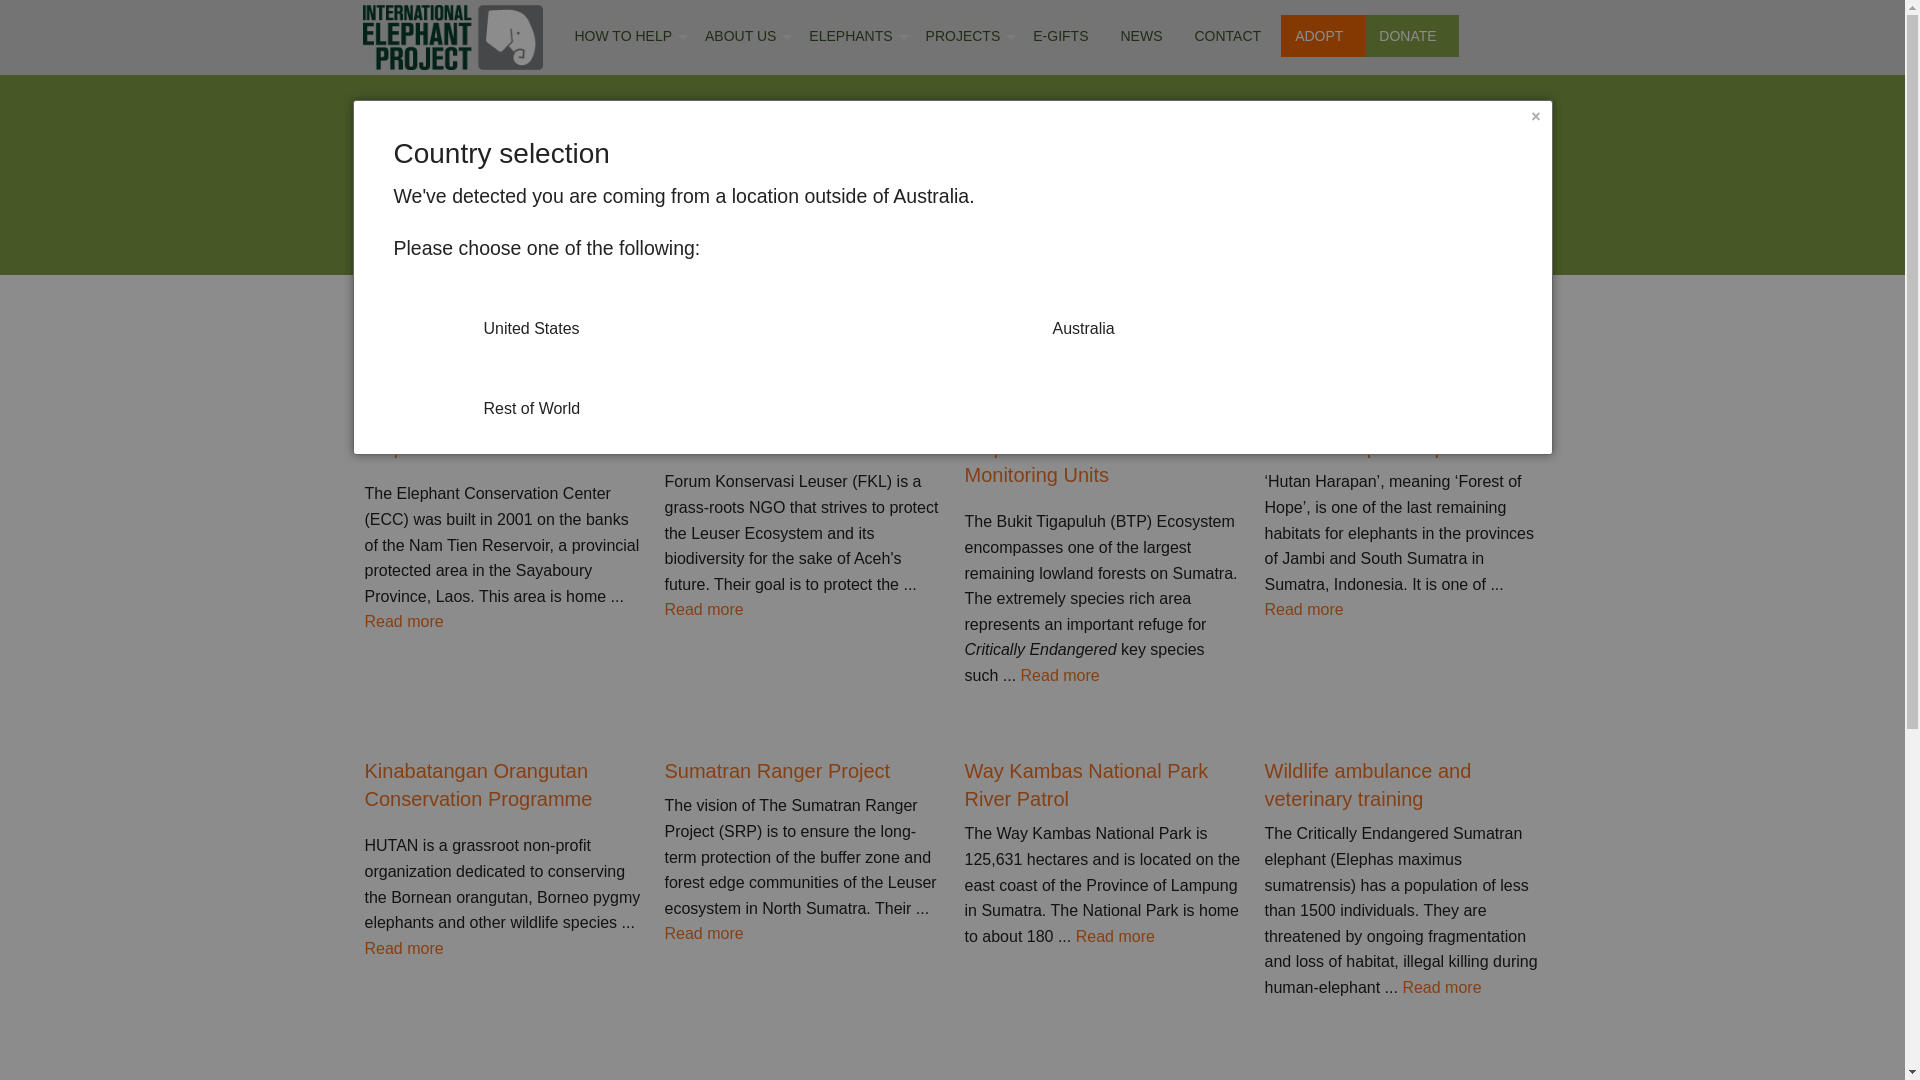  Describe the element at coordinates (1063, 35) in the screenshot. I see `'E-GIFTS'` at that location.